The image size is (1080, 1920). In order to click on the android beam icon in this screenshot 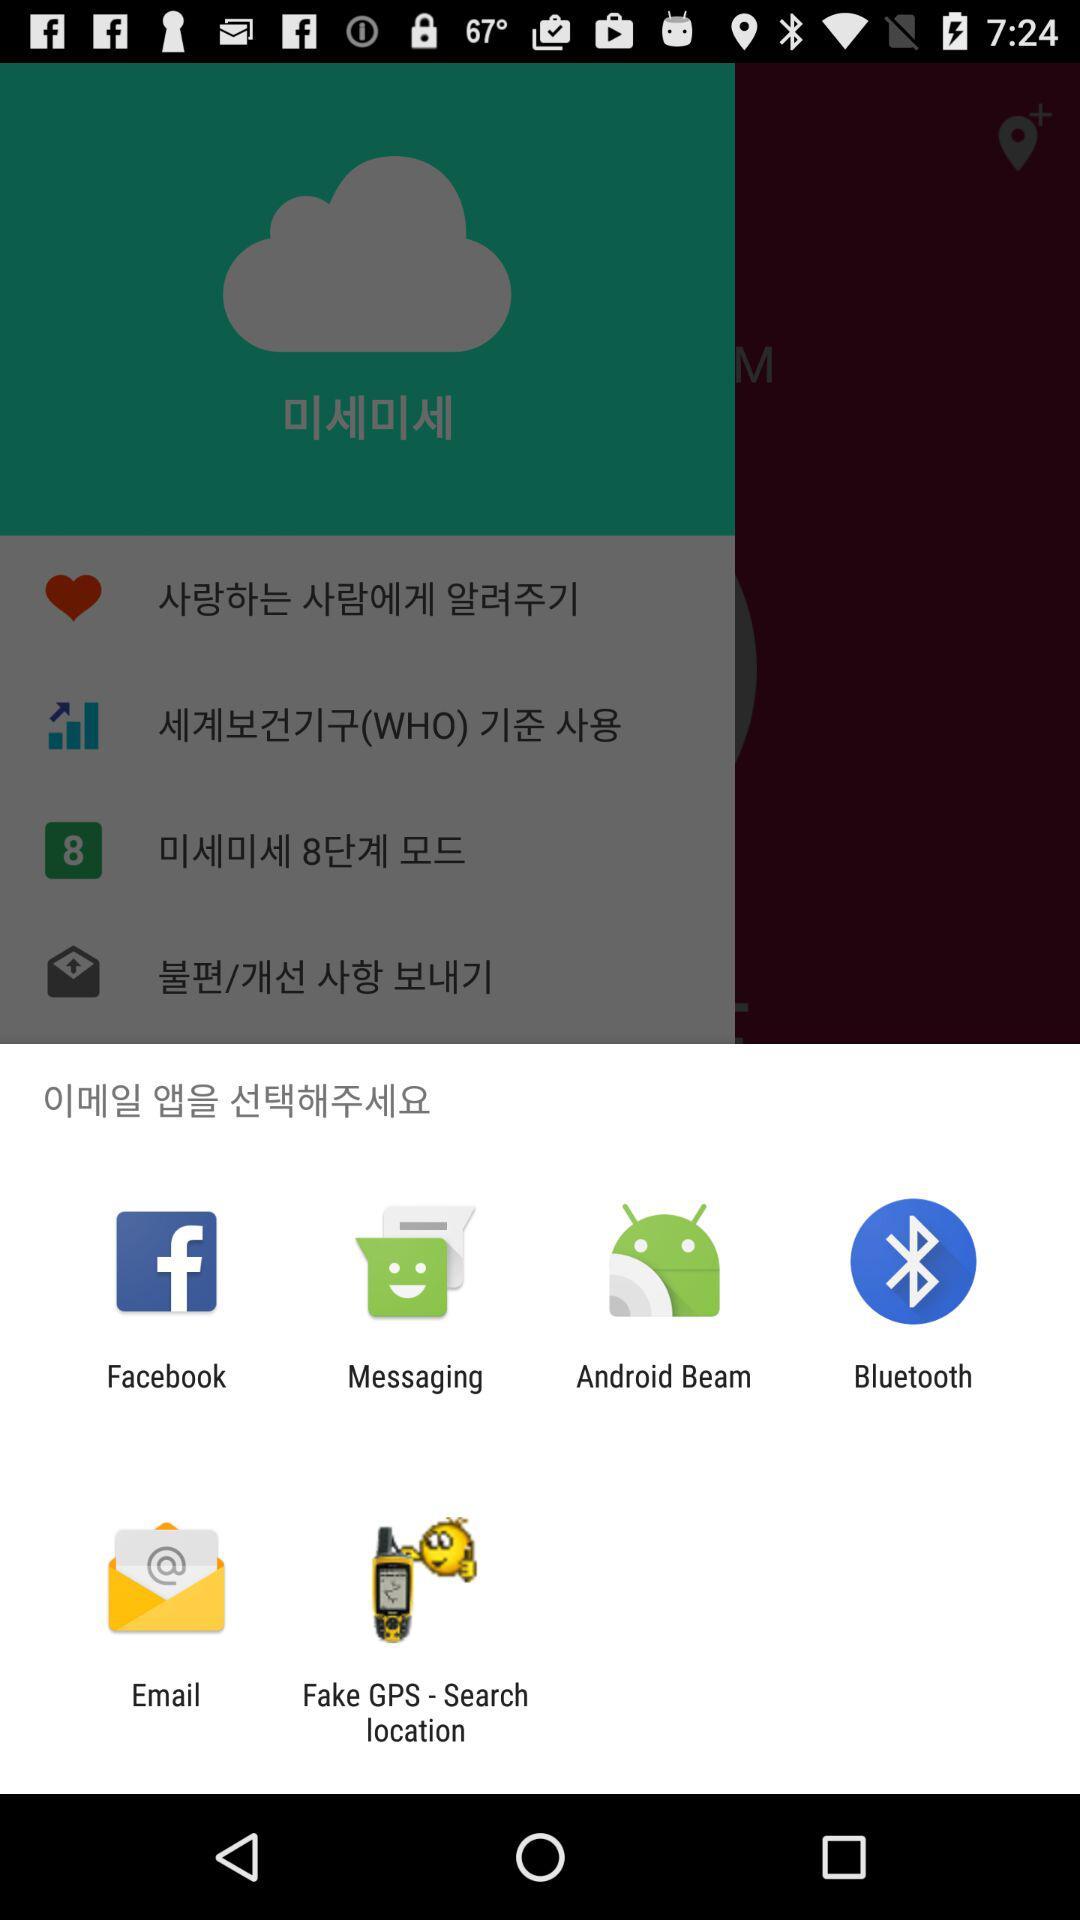, I will do `click(664, 1392)`.